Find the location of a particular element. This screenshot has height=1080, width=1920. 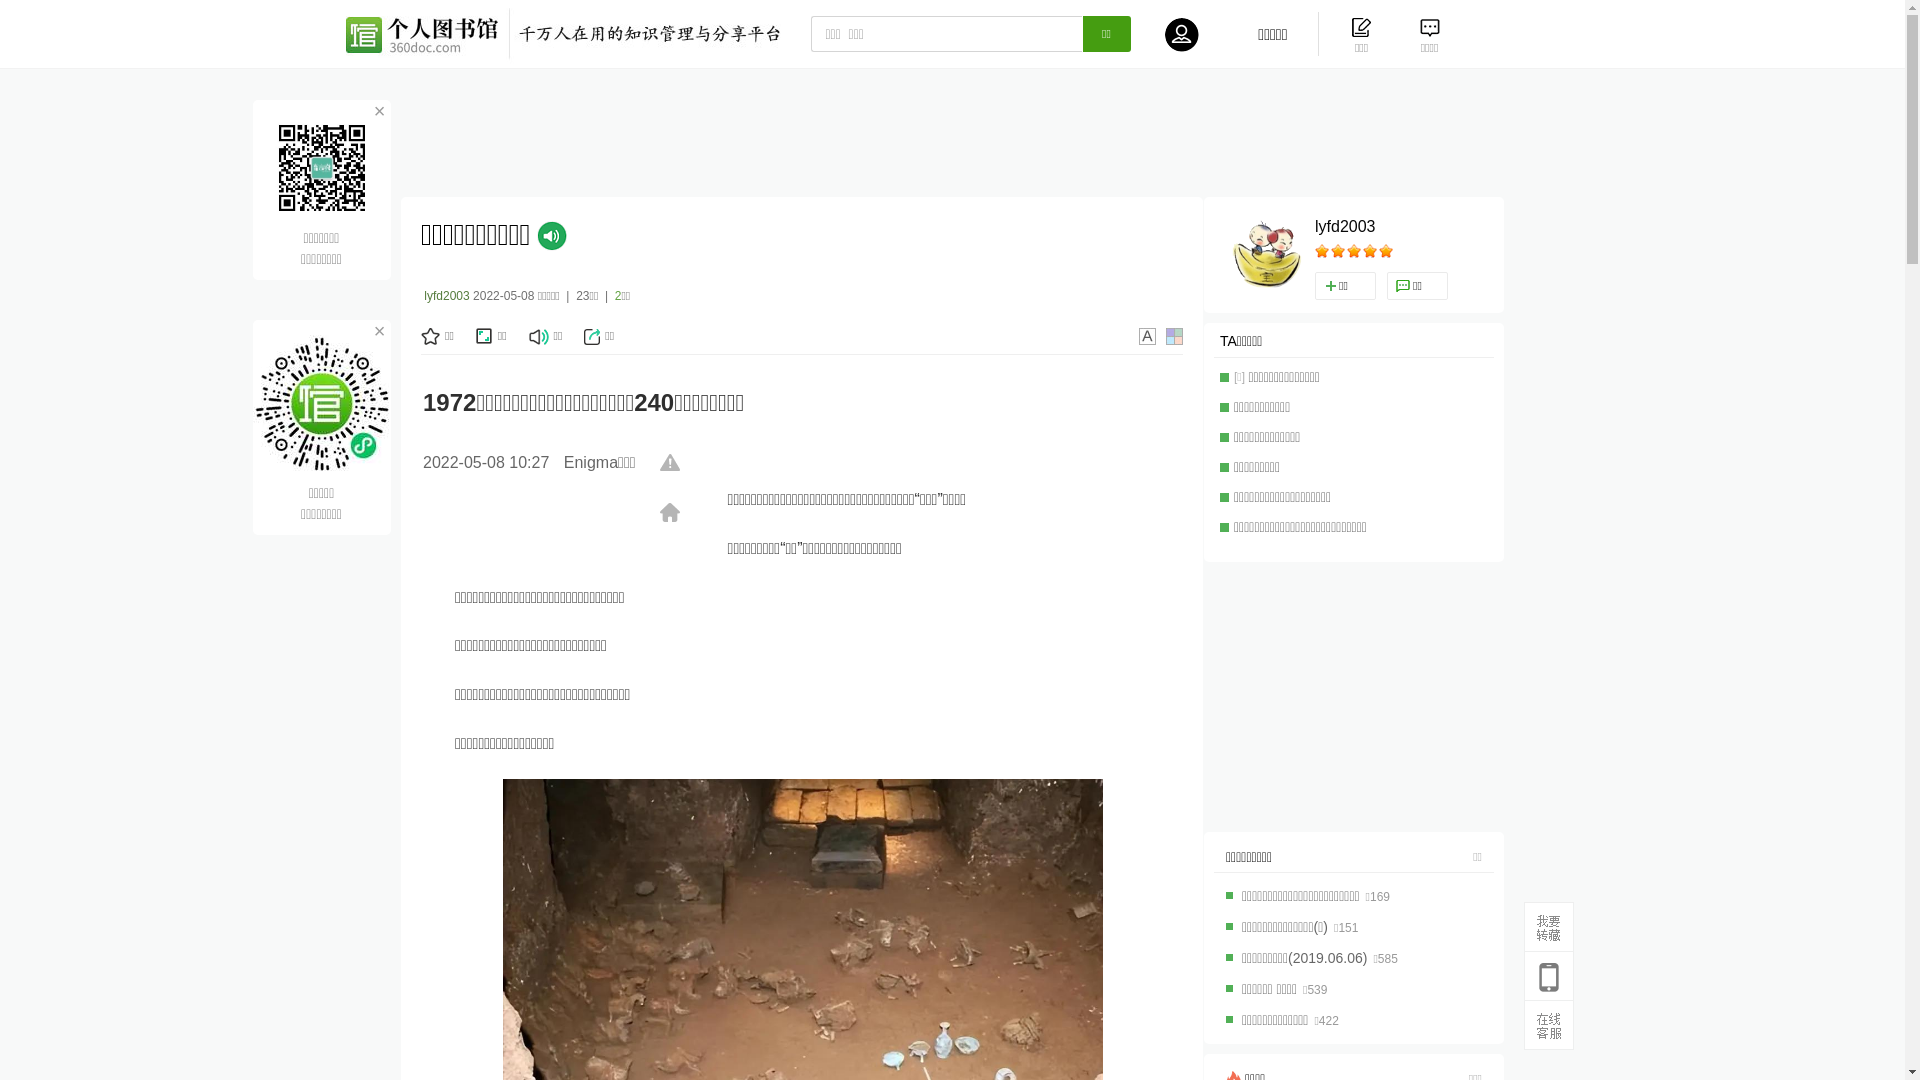

'lyfd2003' is located at coordinates (1345, 226).